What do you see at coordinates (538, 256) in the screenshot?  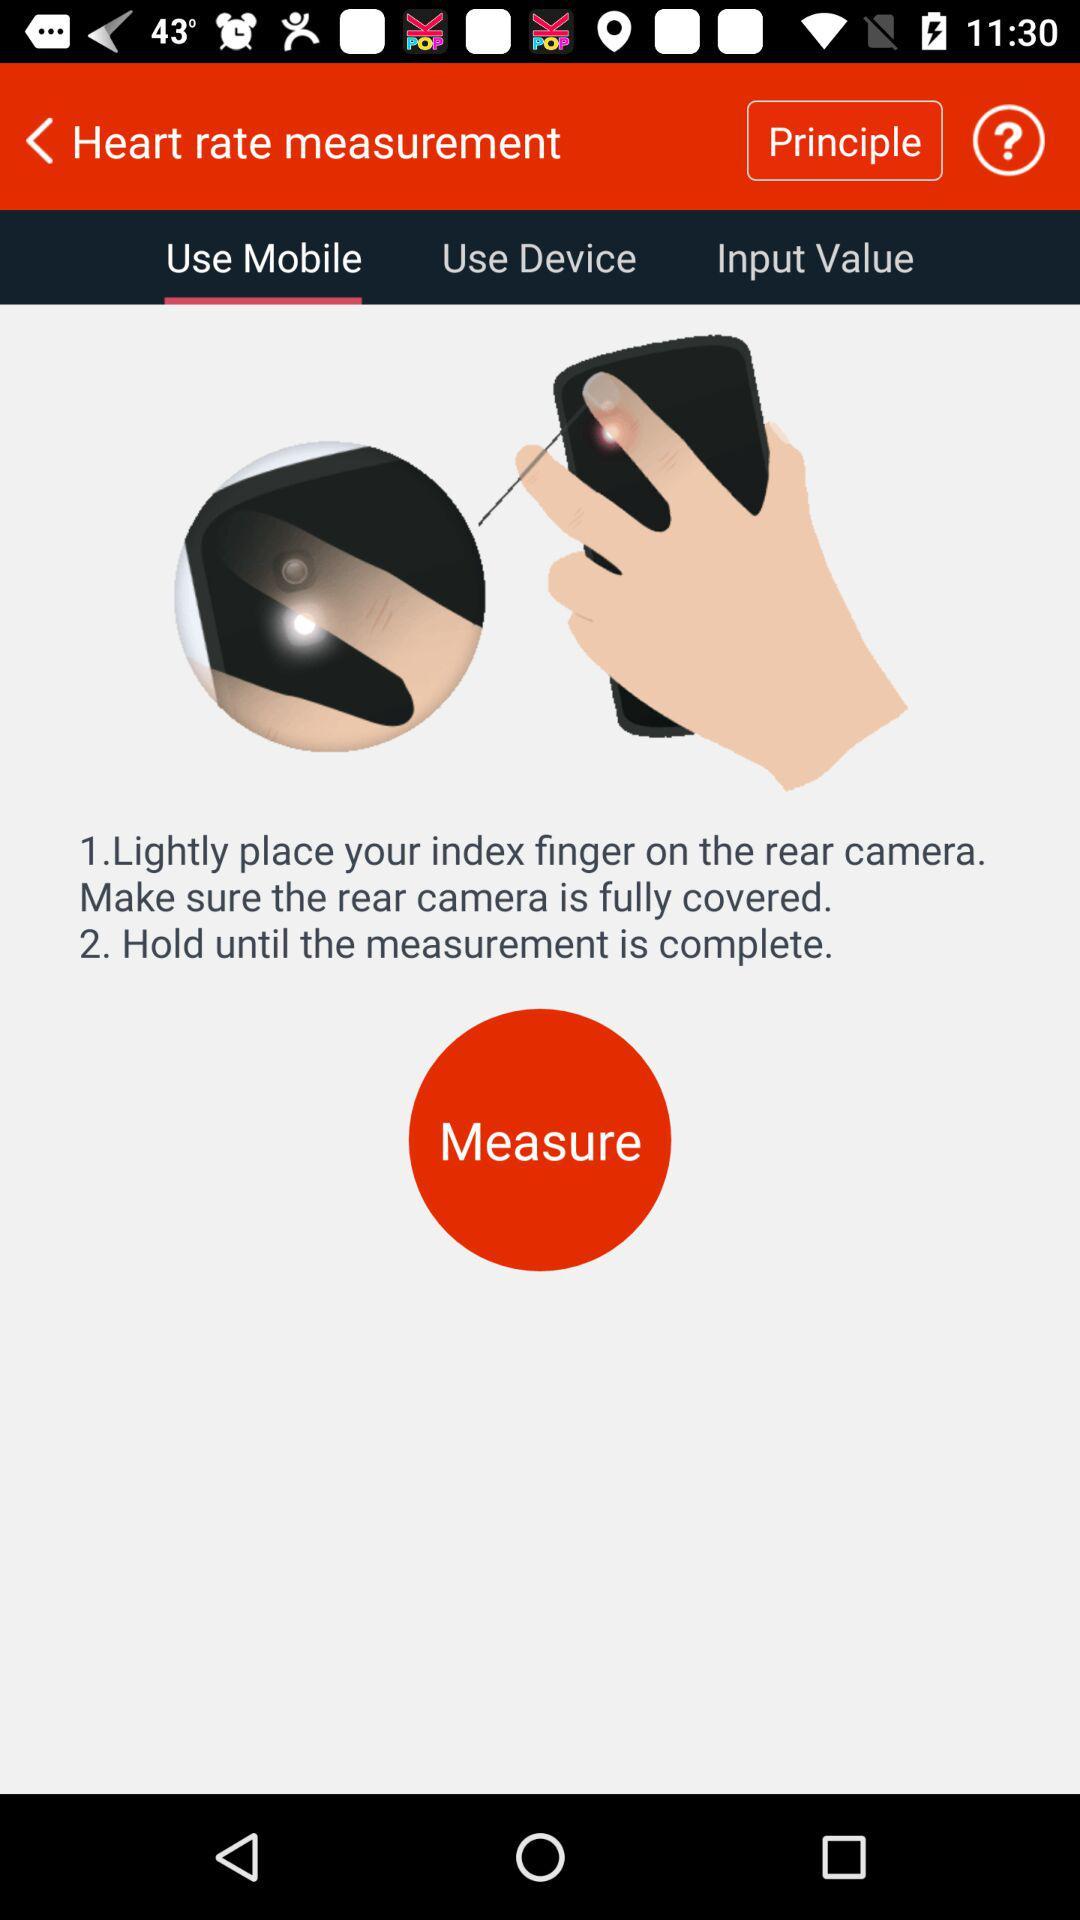 I see `item below heart rate measurement` at bounding box center [538, 256].